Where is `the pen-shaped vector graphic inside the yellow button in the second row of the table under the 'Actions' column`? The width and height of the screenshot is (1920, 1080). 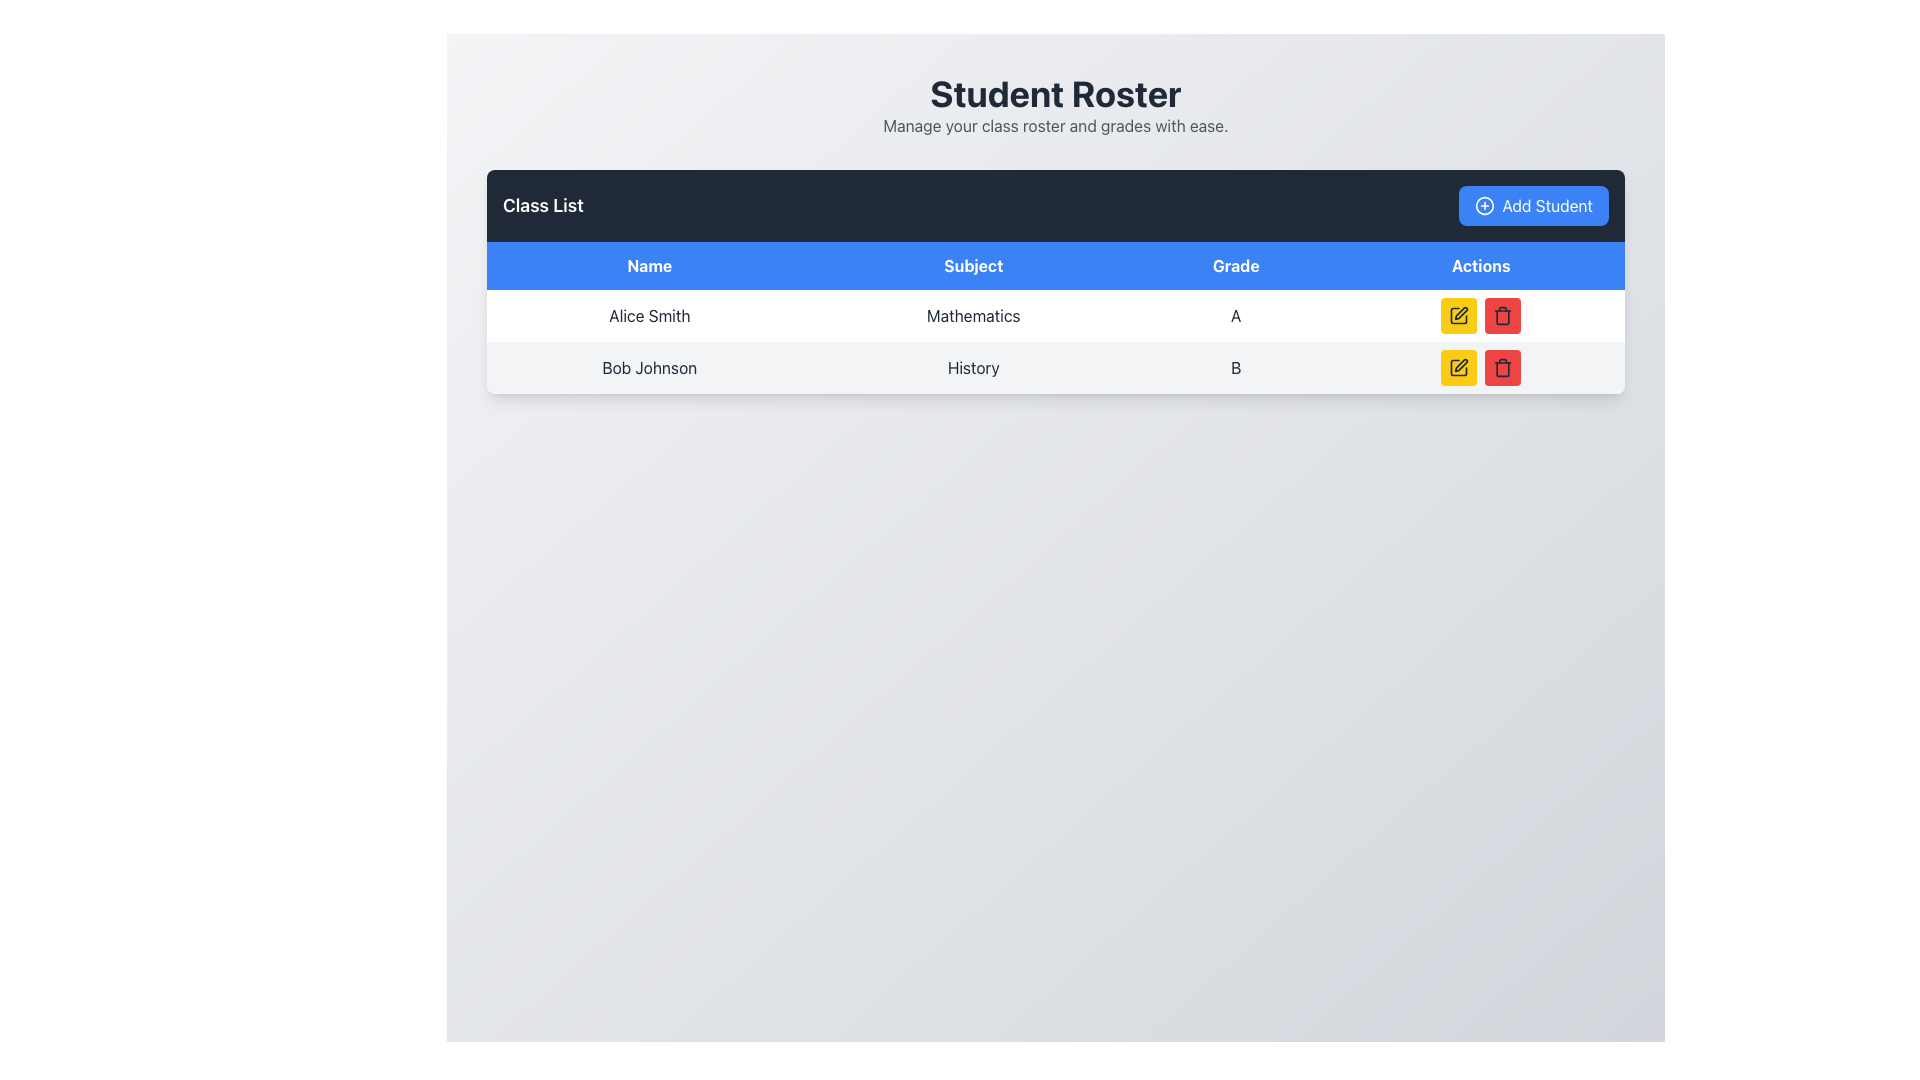 the pen-shaped vector graphic inside the yellow button in the second row of the table under the 'Actions' column is located at coordinates (1461, 365).